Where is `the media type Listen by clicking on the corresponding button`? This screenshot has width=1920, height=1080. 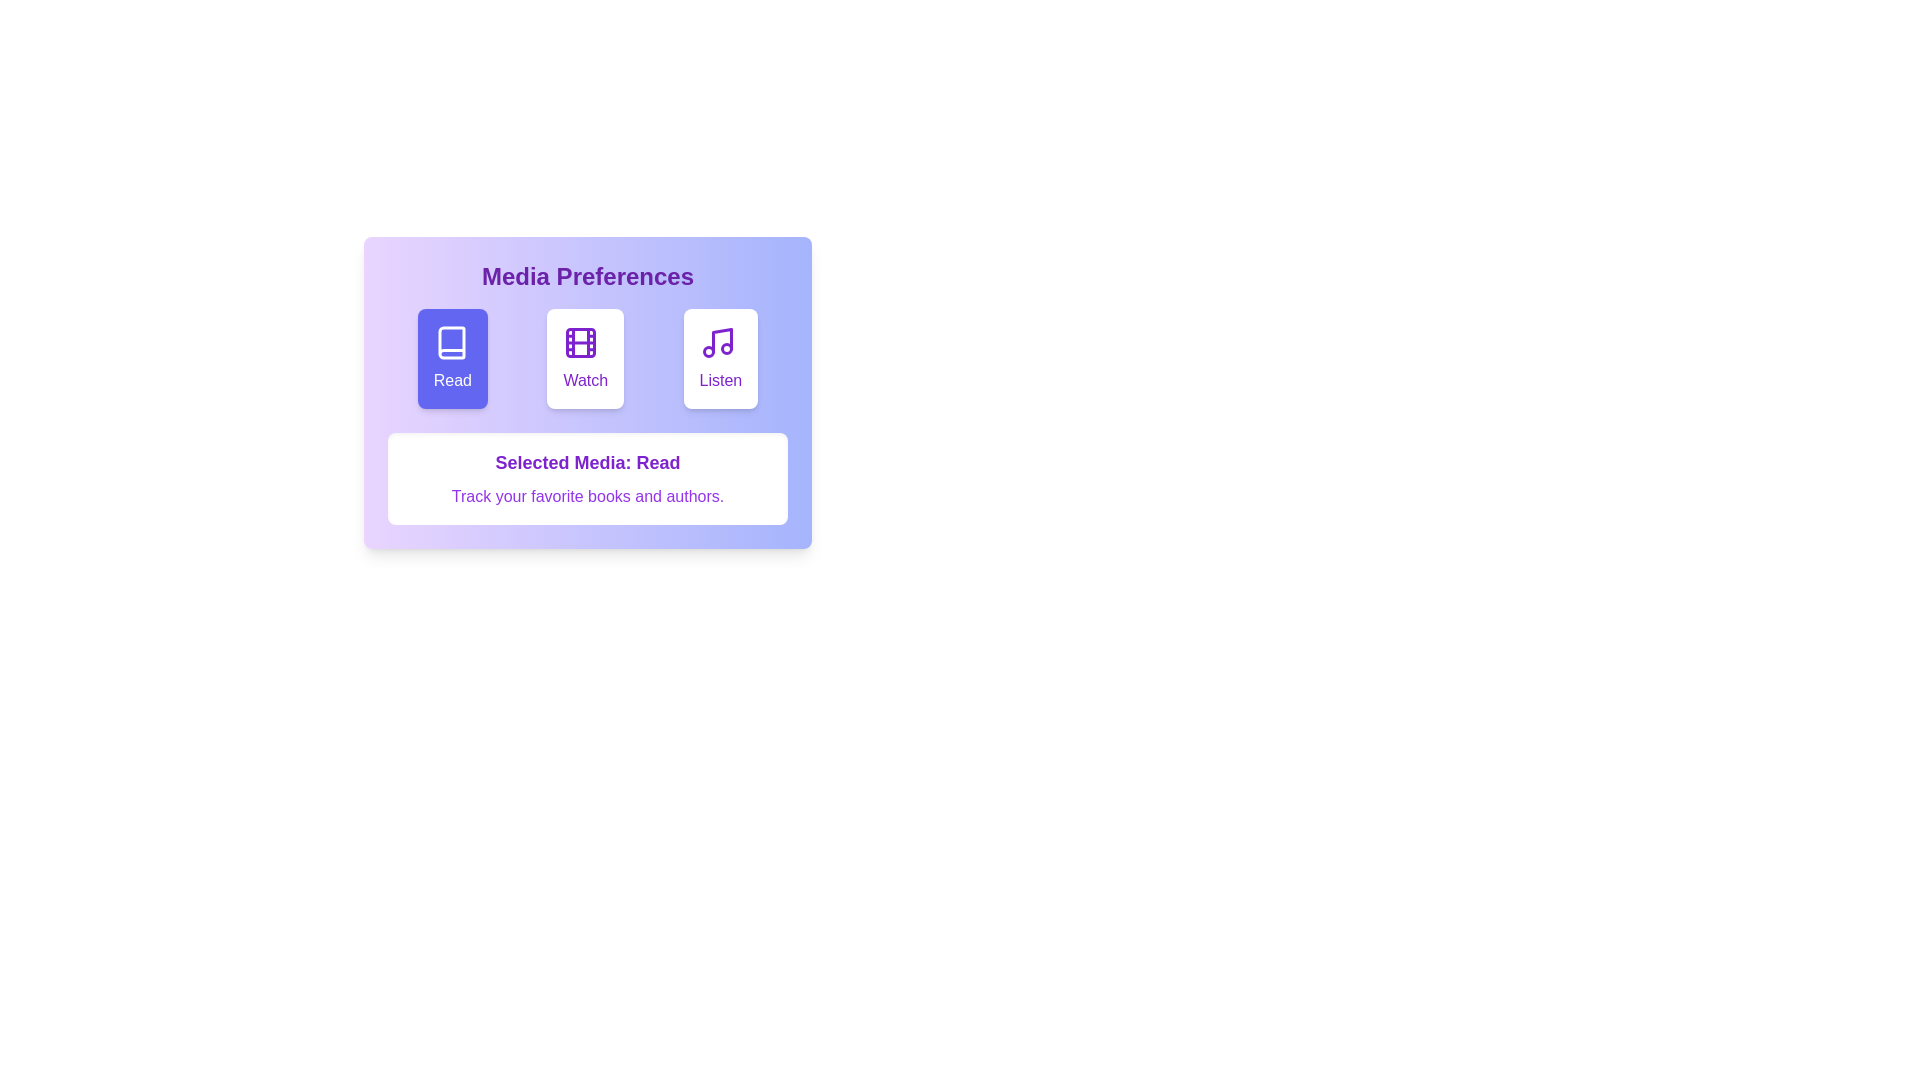
the media type Listen by clicking on the corresponding button is located at coordinates (720, 357).